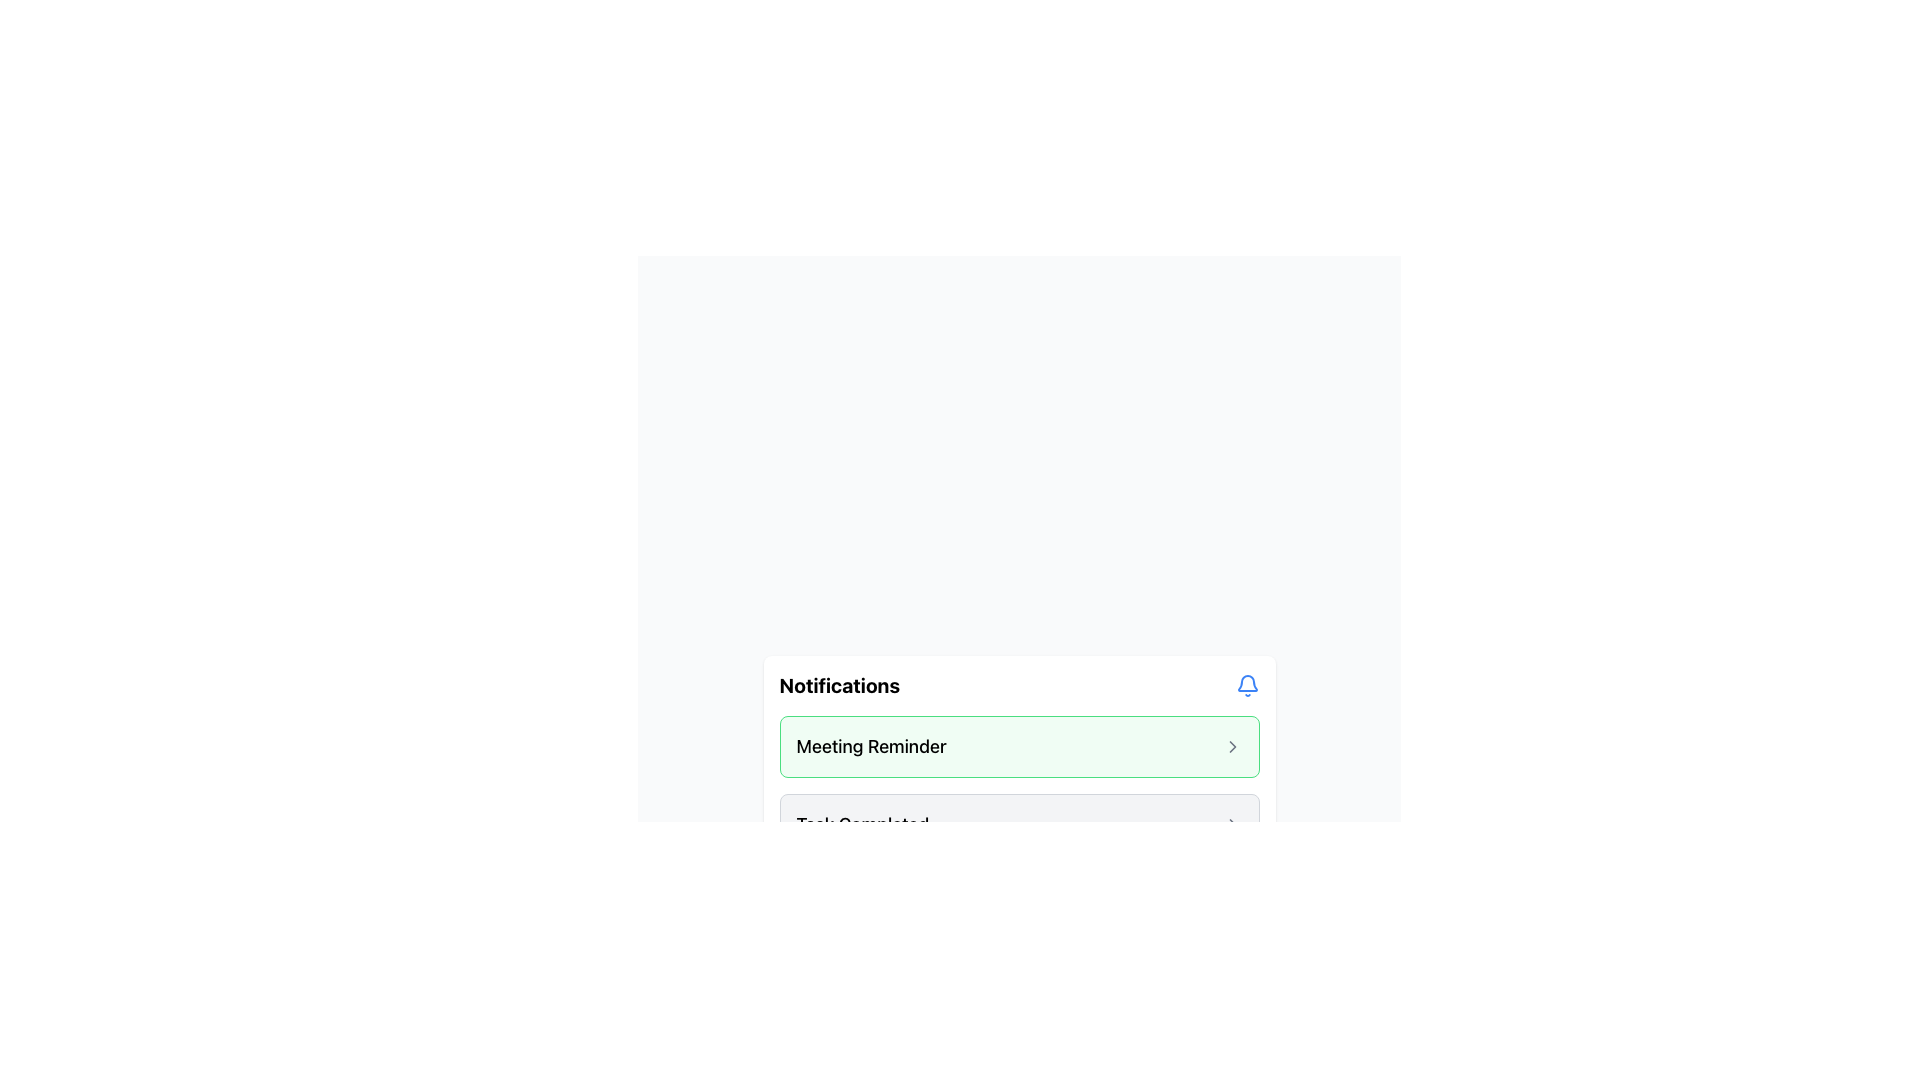 The image size is (1920, 1080). What do you see at coordinates (1019, 785) in the screenshot?
I see `the 'Meeting Reminder' interactive notification item, which has a green background and bold text` at bounding box center [1019, 785].